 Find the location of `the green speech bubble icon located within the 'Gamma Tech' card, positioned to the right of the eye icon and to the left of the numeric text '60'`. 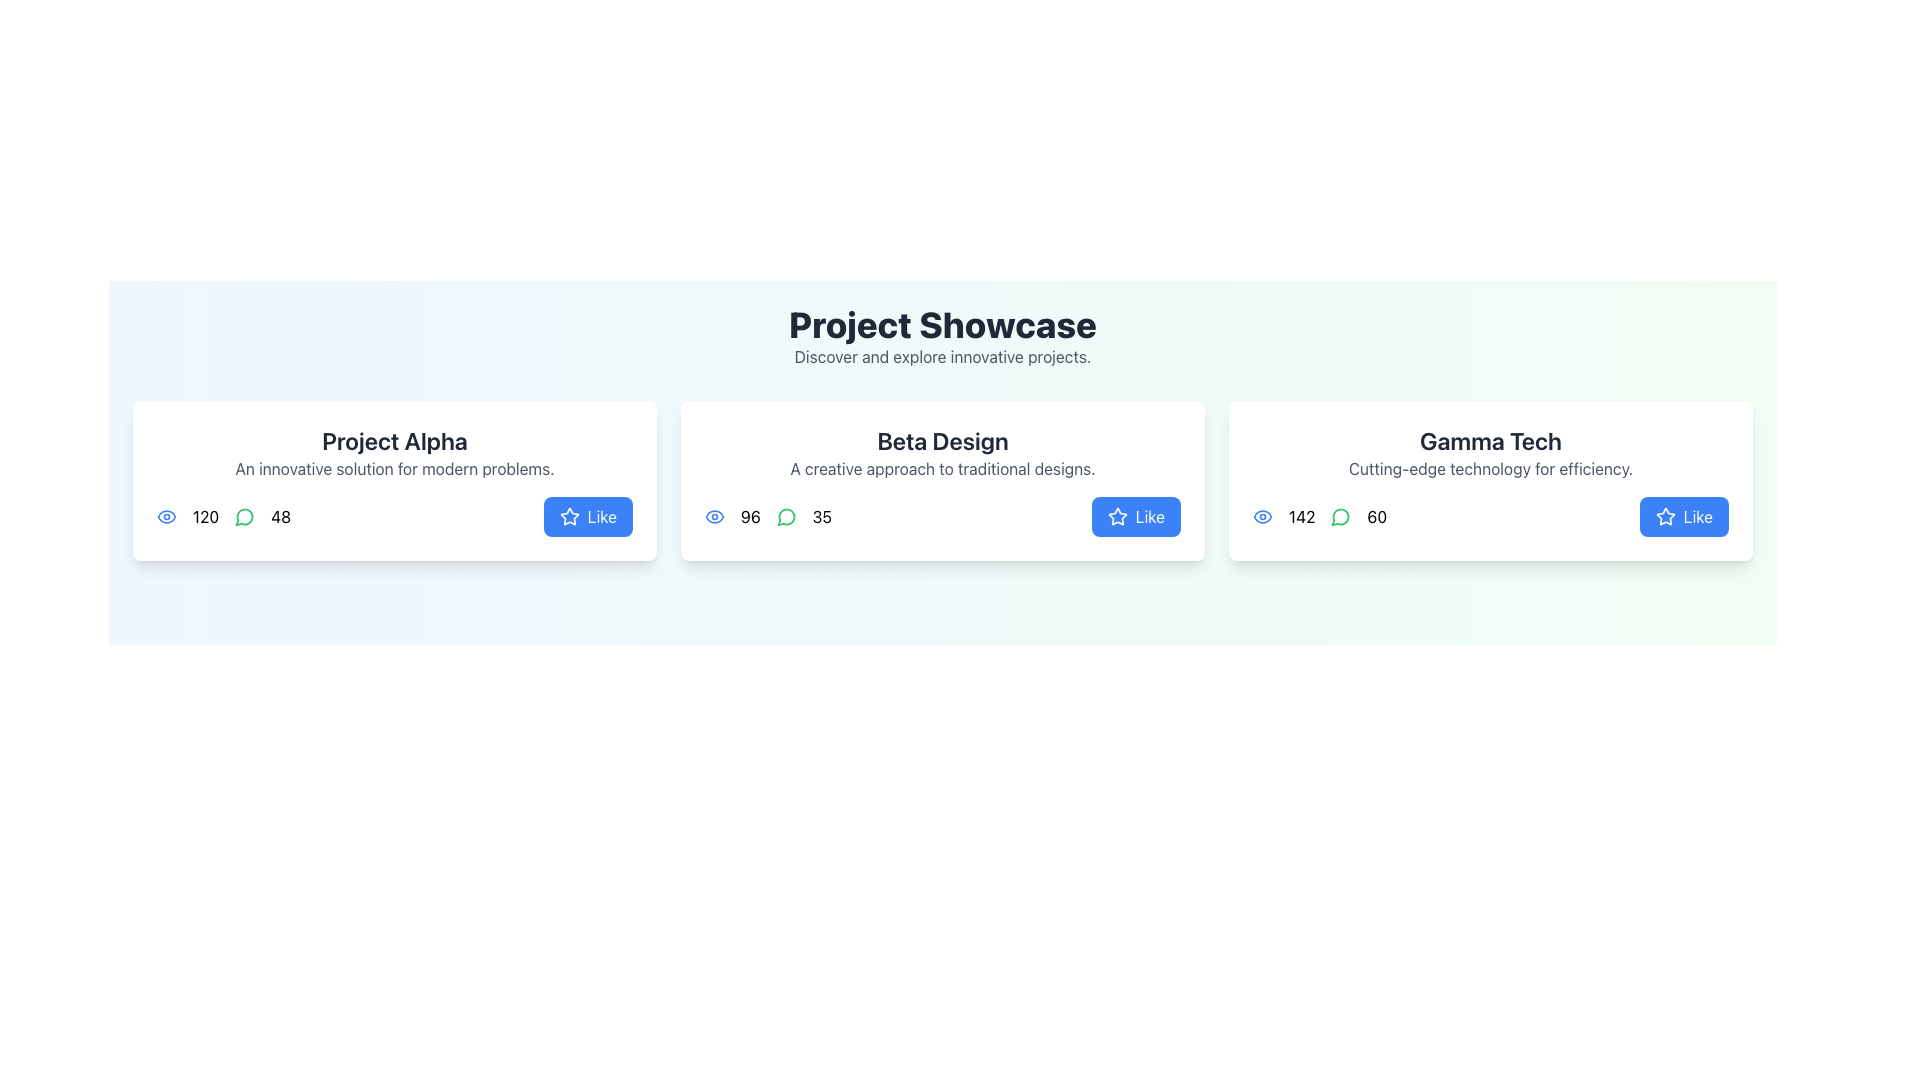

the green speech bubble icon located within the 'Gamma Tech' card, positioned to the right of the eye icon and to the left of the numeric text '60' is located at coordinates (1341, 515).